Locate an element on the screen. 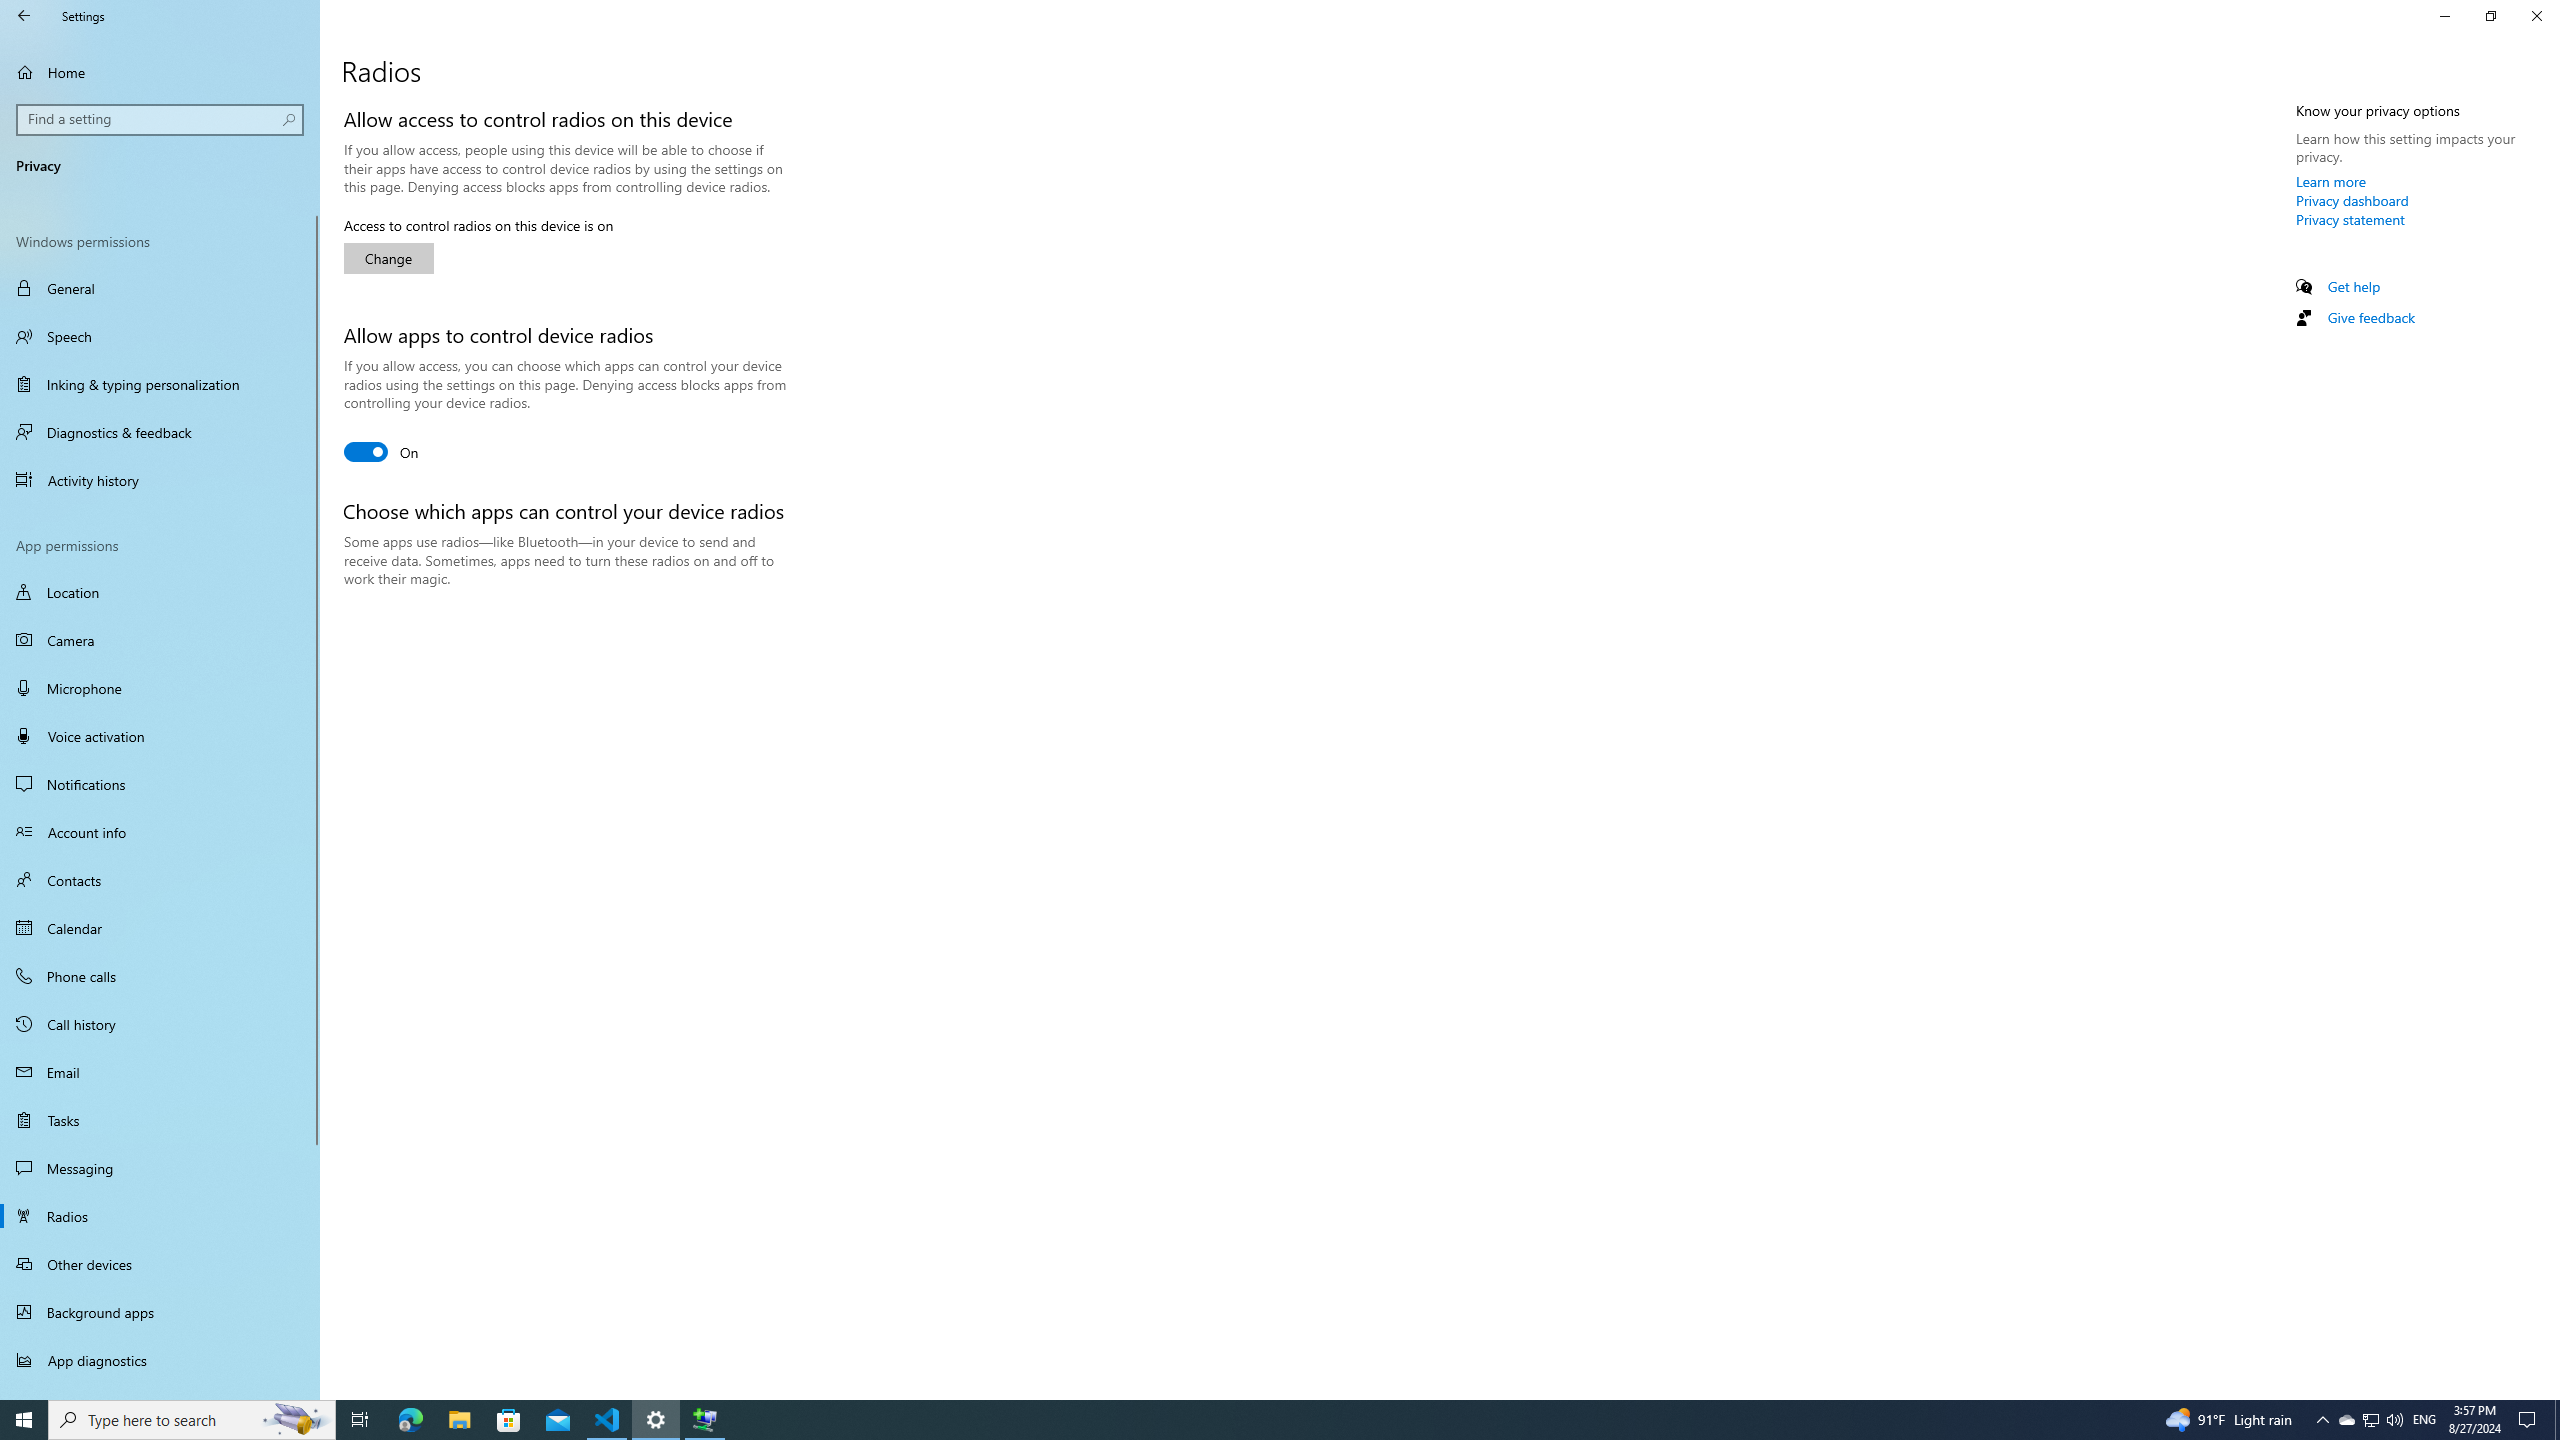 The height and width of the screenshot is (1440, 2560). 'Search highlights icon opens search home window' is located at coordinates (294, 1418).